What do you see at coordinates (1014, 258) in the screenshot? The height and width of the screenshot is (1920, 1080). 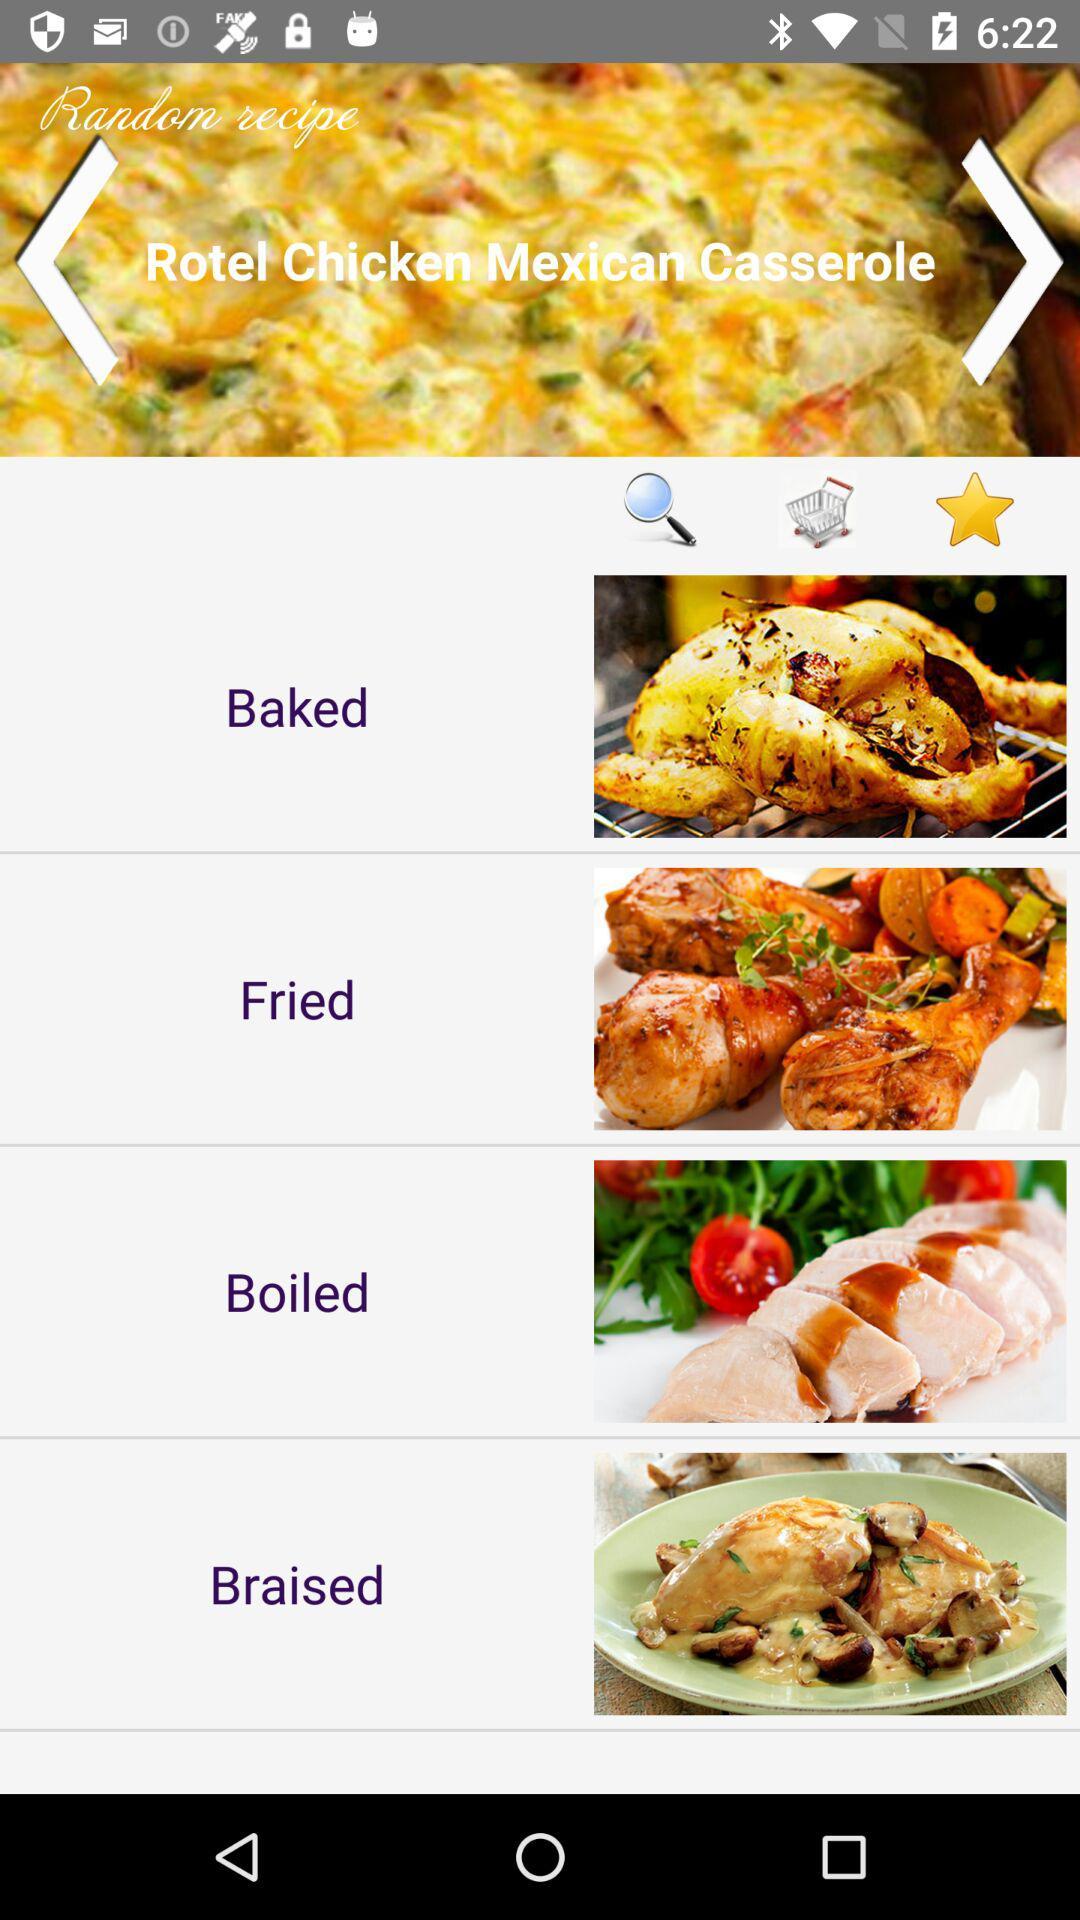 I see `next option` at bounding box center [1014, 258].